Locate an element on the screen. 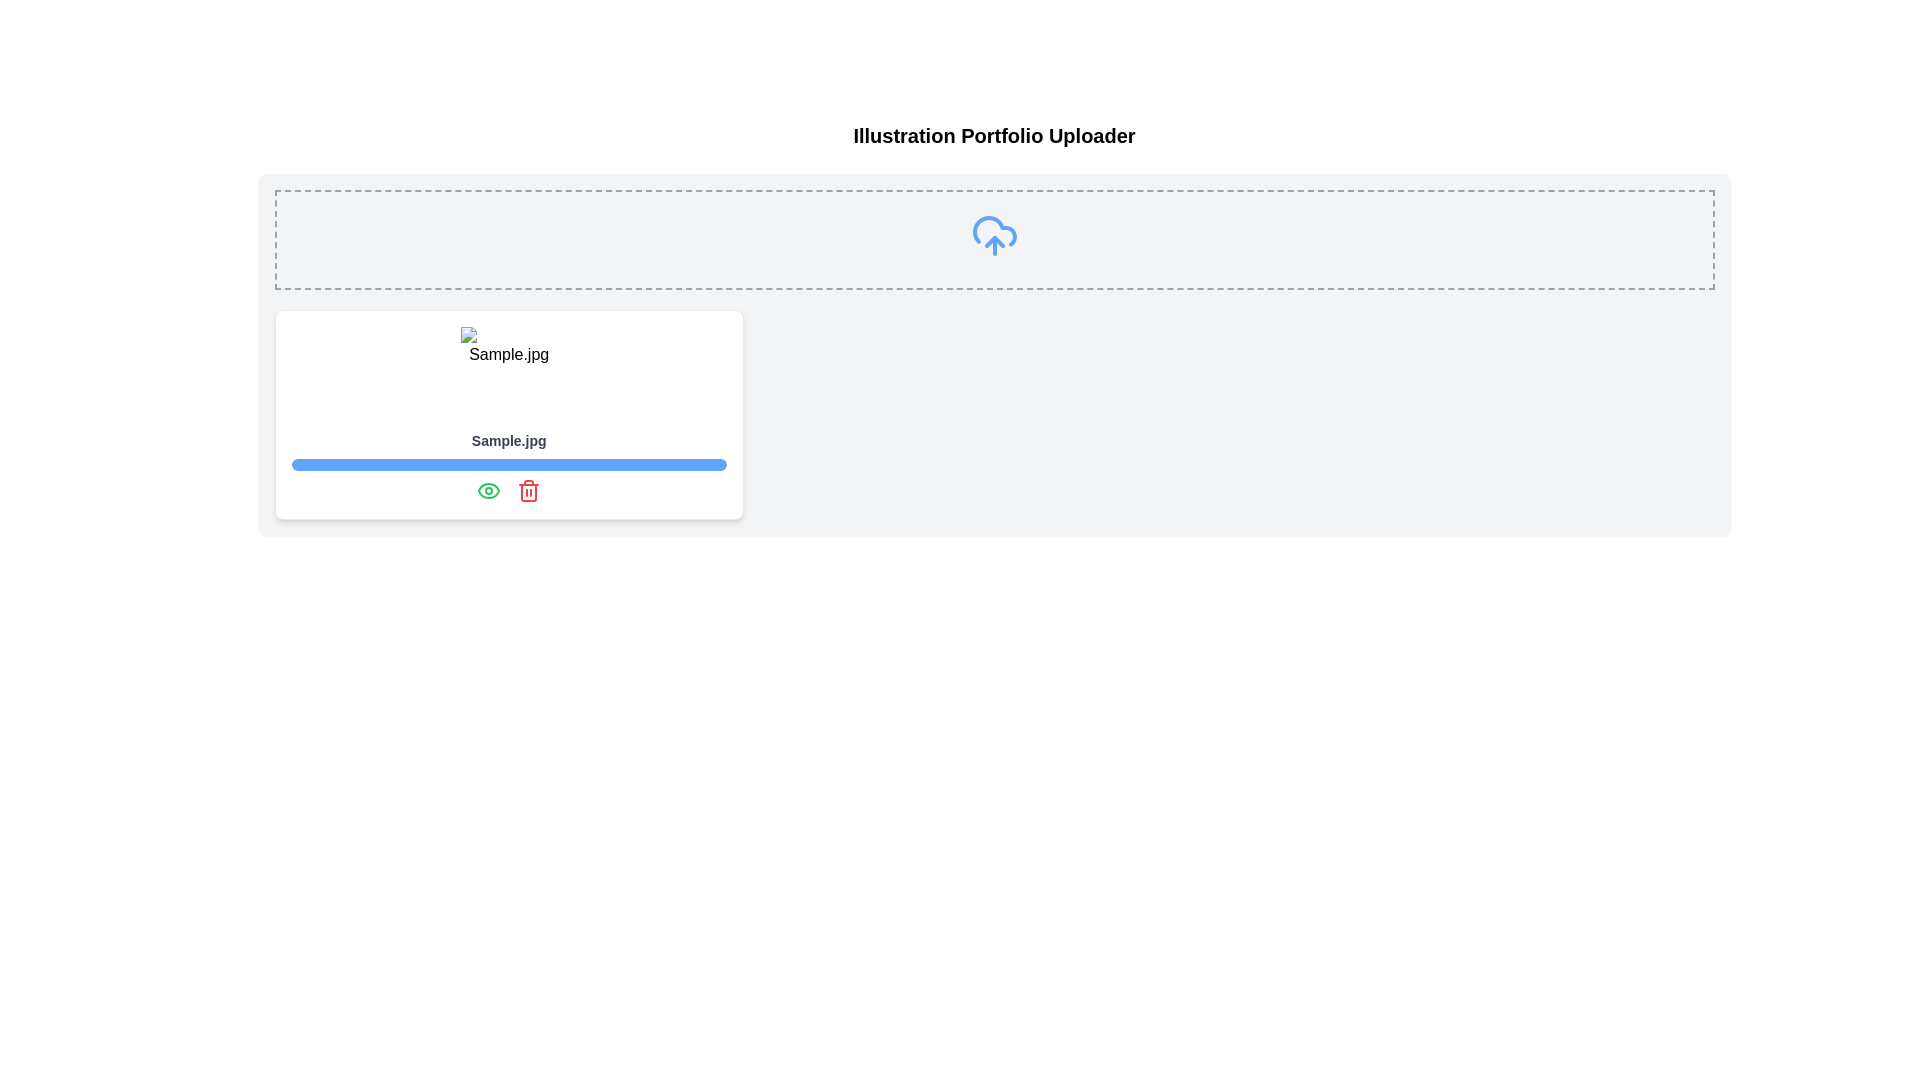 This screenshot has width=1920, height=1080. the red garbage bin icon button located at the bottom right section of the modal dialog, indicating a delete action is located at coordinates (529, 493).